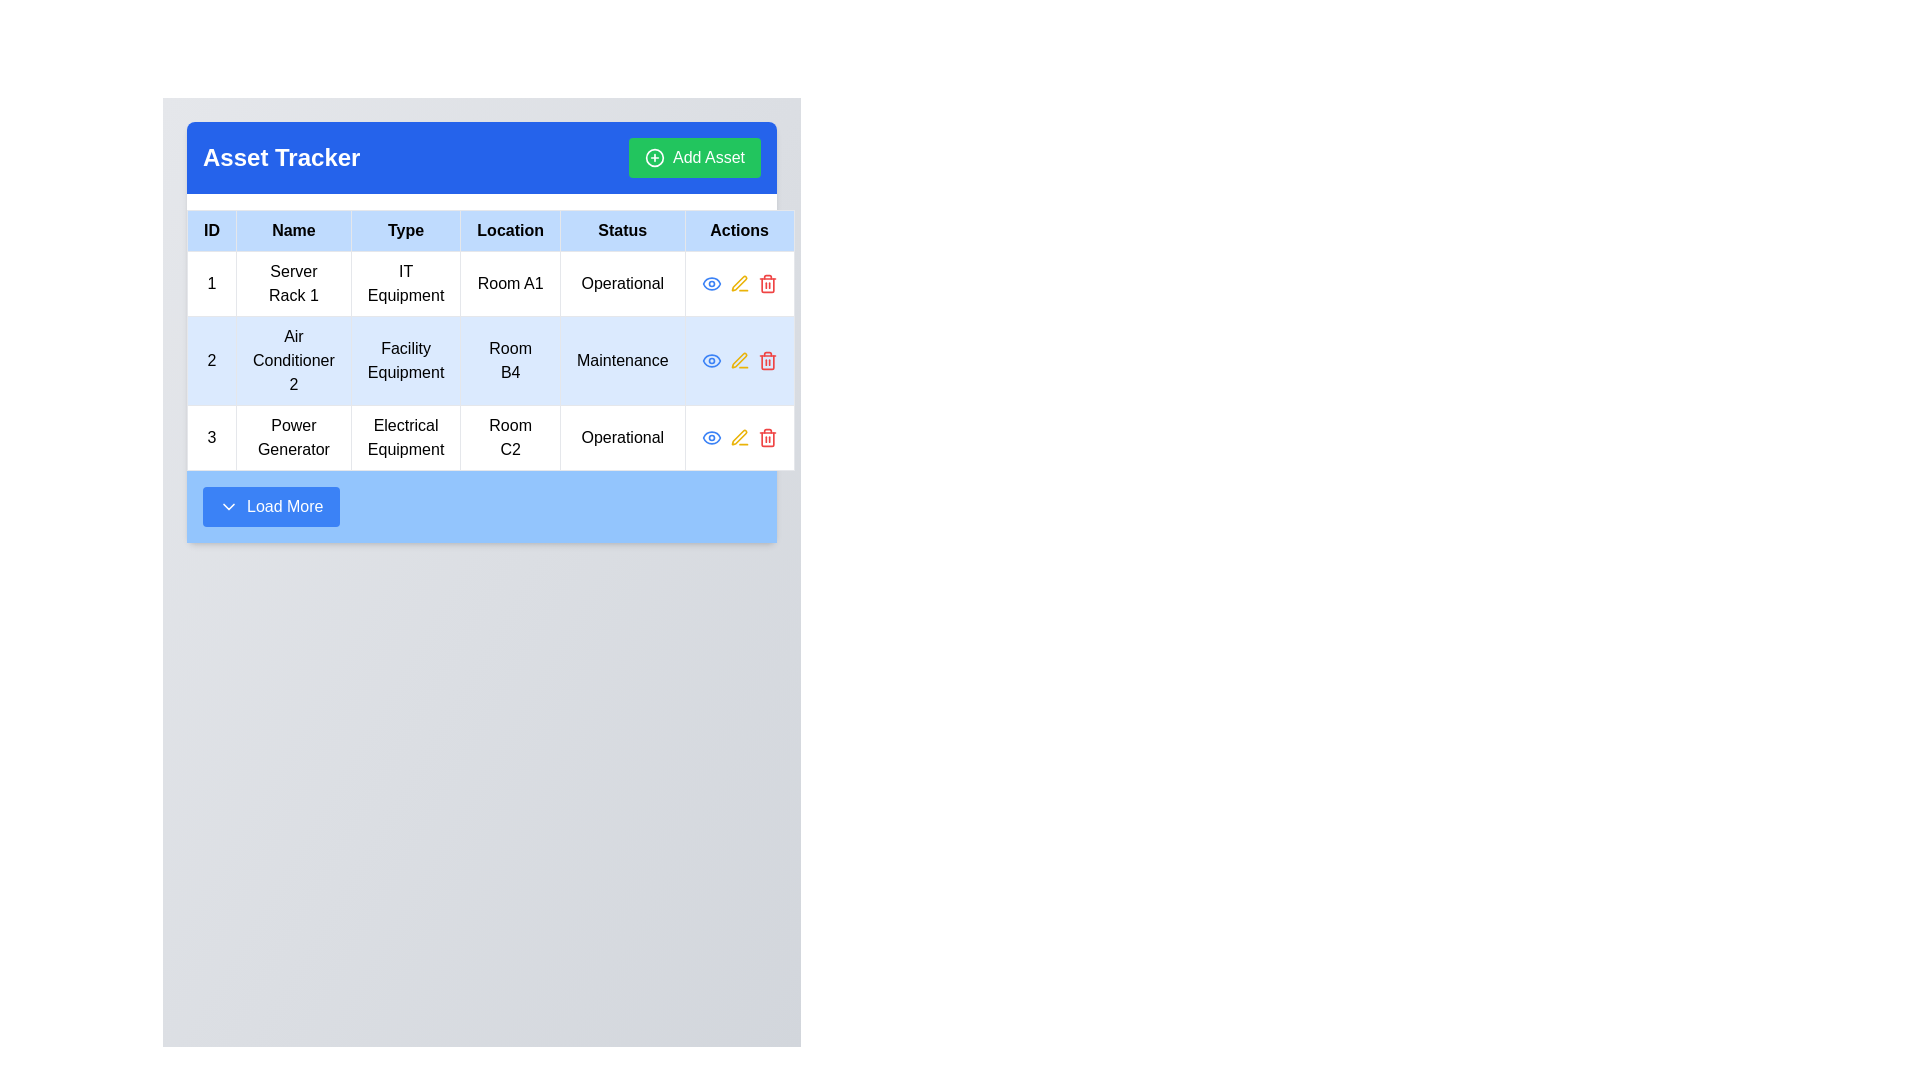 This screenshot has height=1080, width=1920. Describe the element at coordinates (738, 361) in the screenshot. I see `the Interactive Icon Button in the 'Actions' column of the second row of the asset tracking table` at that location.